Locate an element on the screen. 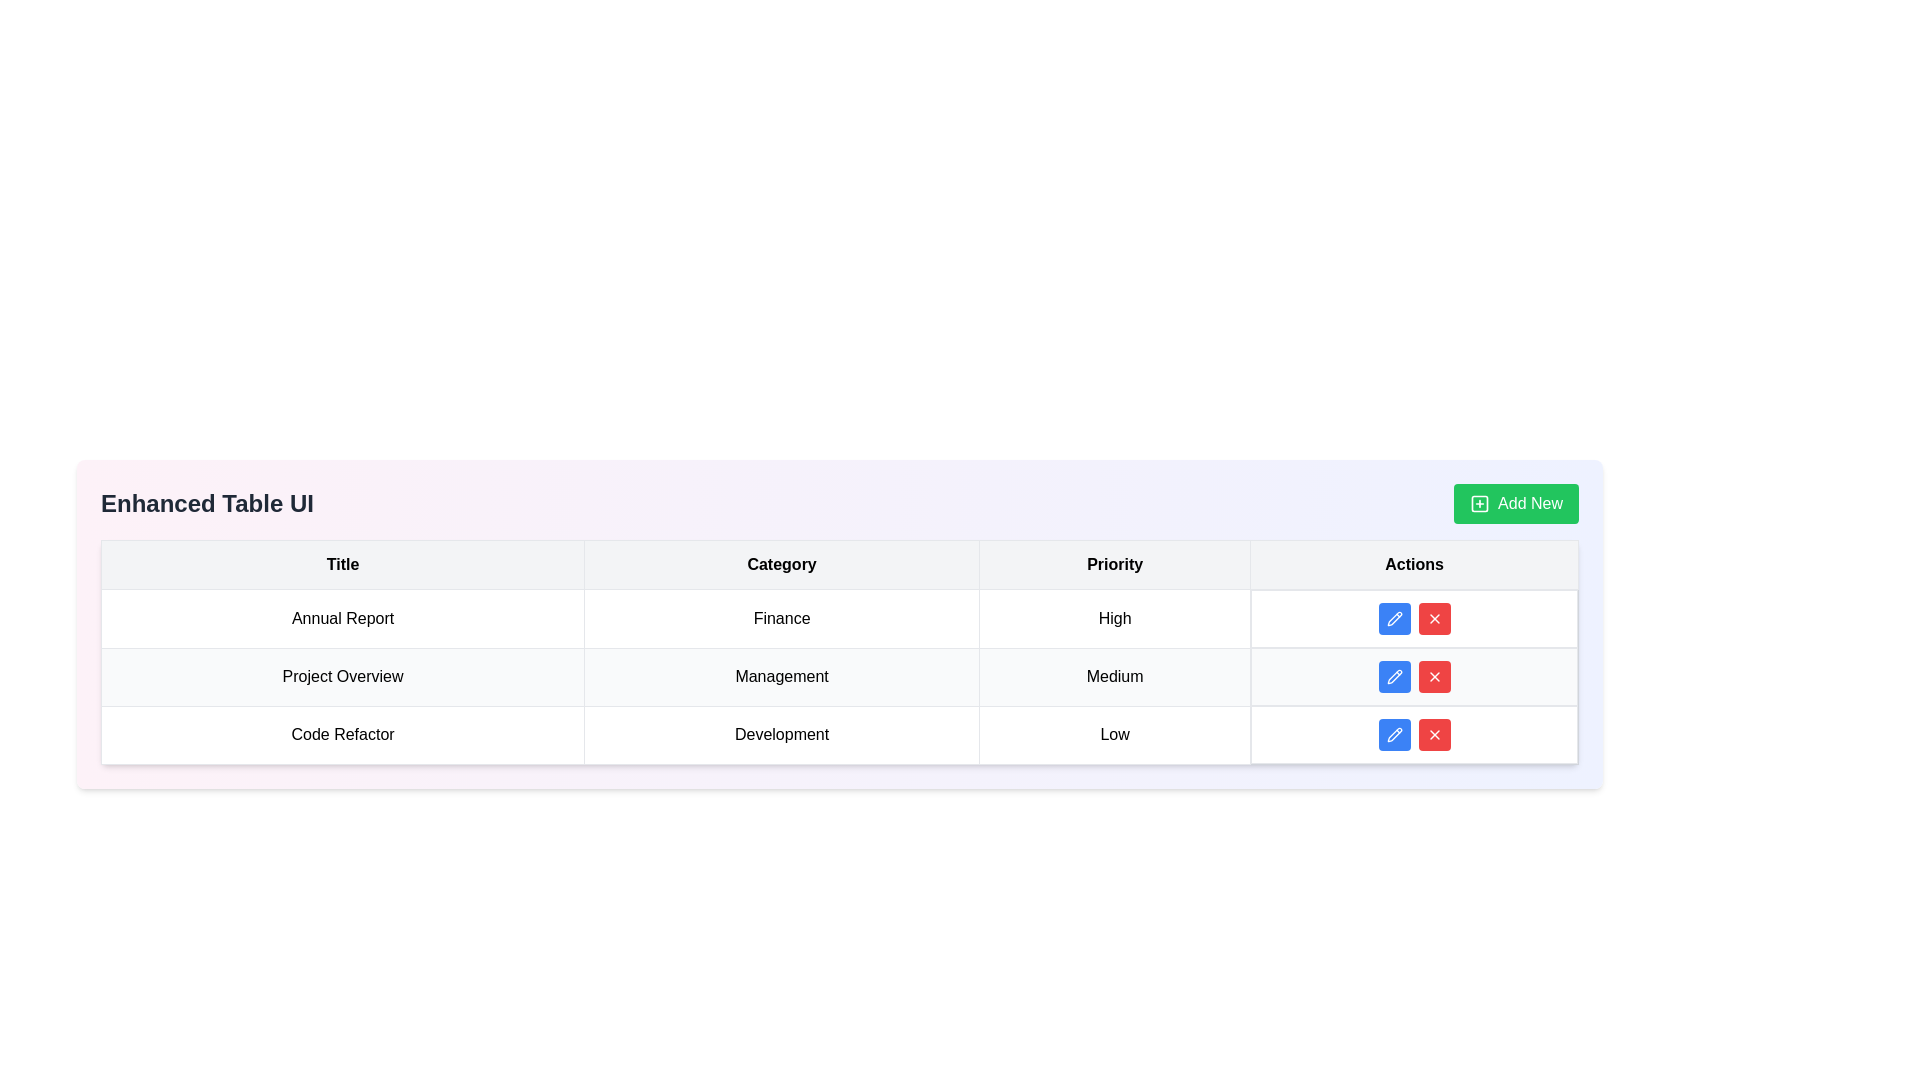 The height and width of the screenshot is (1080, 1920). the red delete button with a cross icon located in the 'Actions' column of the last row of the table, adjacent to the blue pencil-shaped button is located at coordinates (1433, 735).